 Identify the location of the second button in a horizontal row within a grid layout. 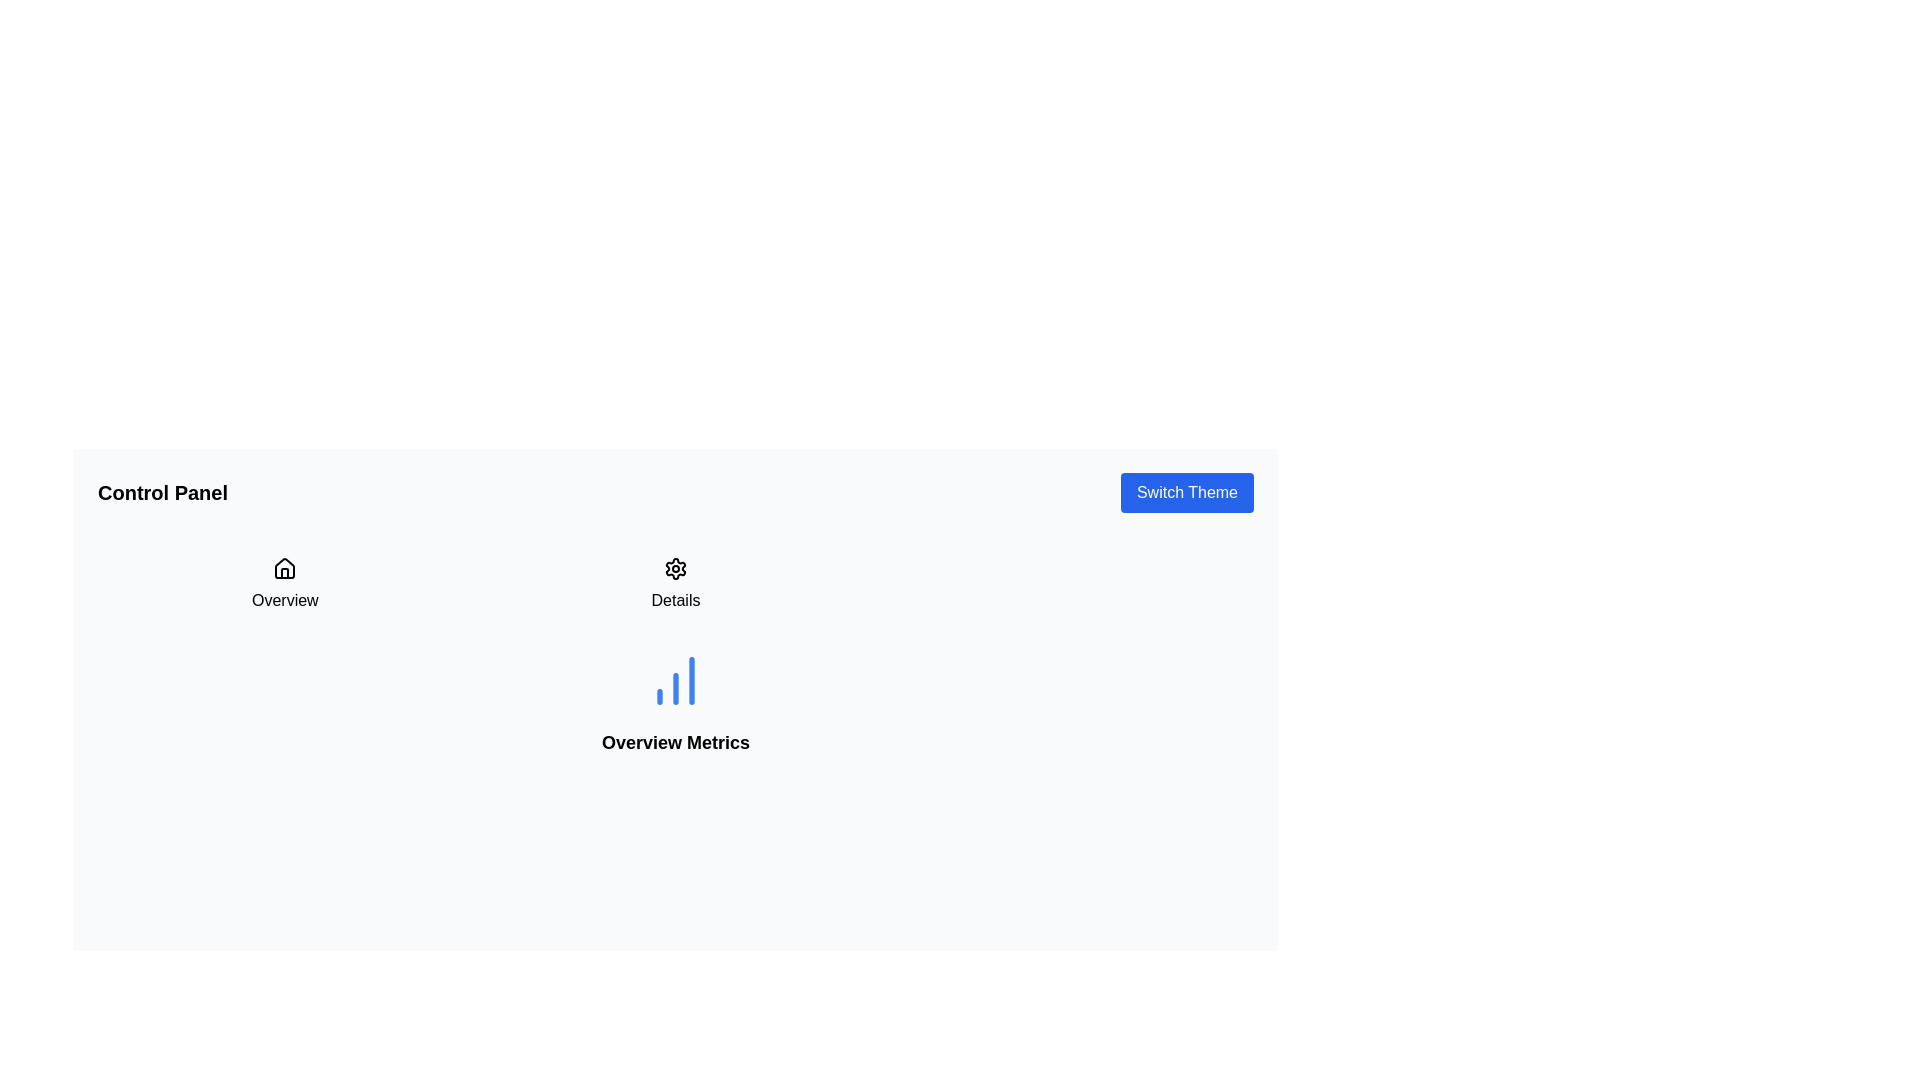
(676, 585).